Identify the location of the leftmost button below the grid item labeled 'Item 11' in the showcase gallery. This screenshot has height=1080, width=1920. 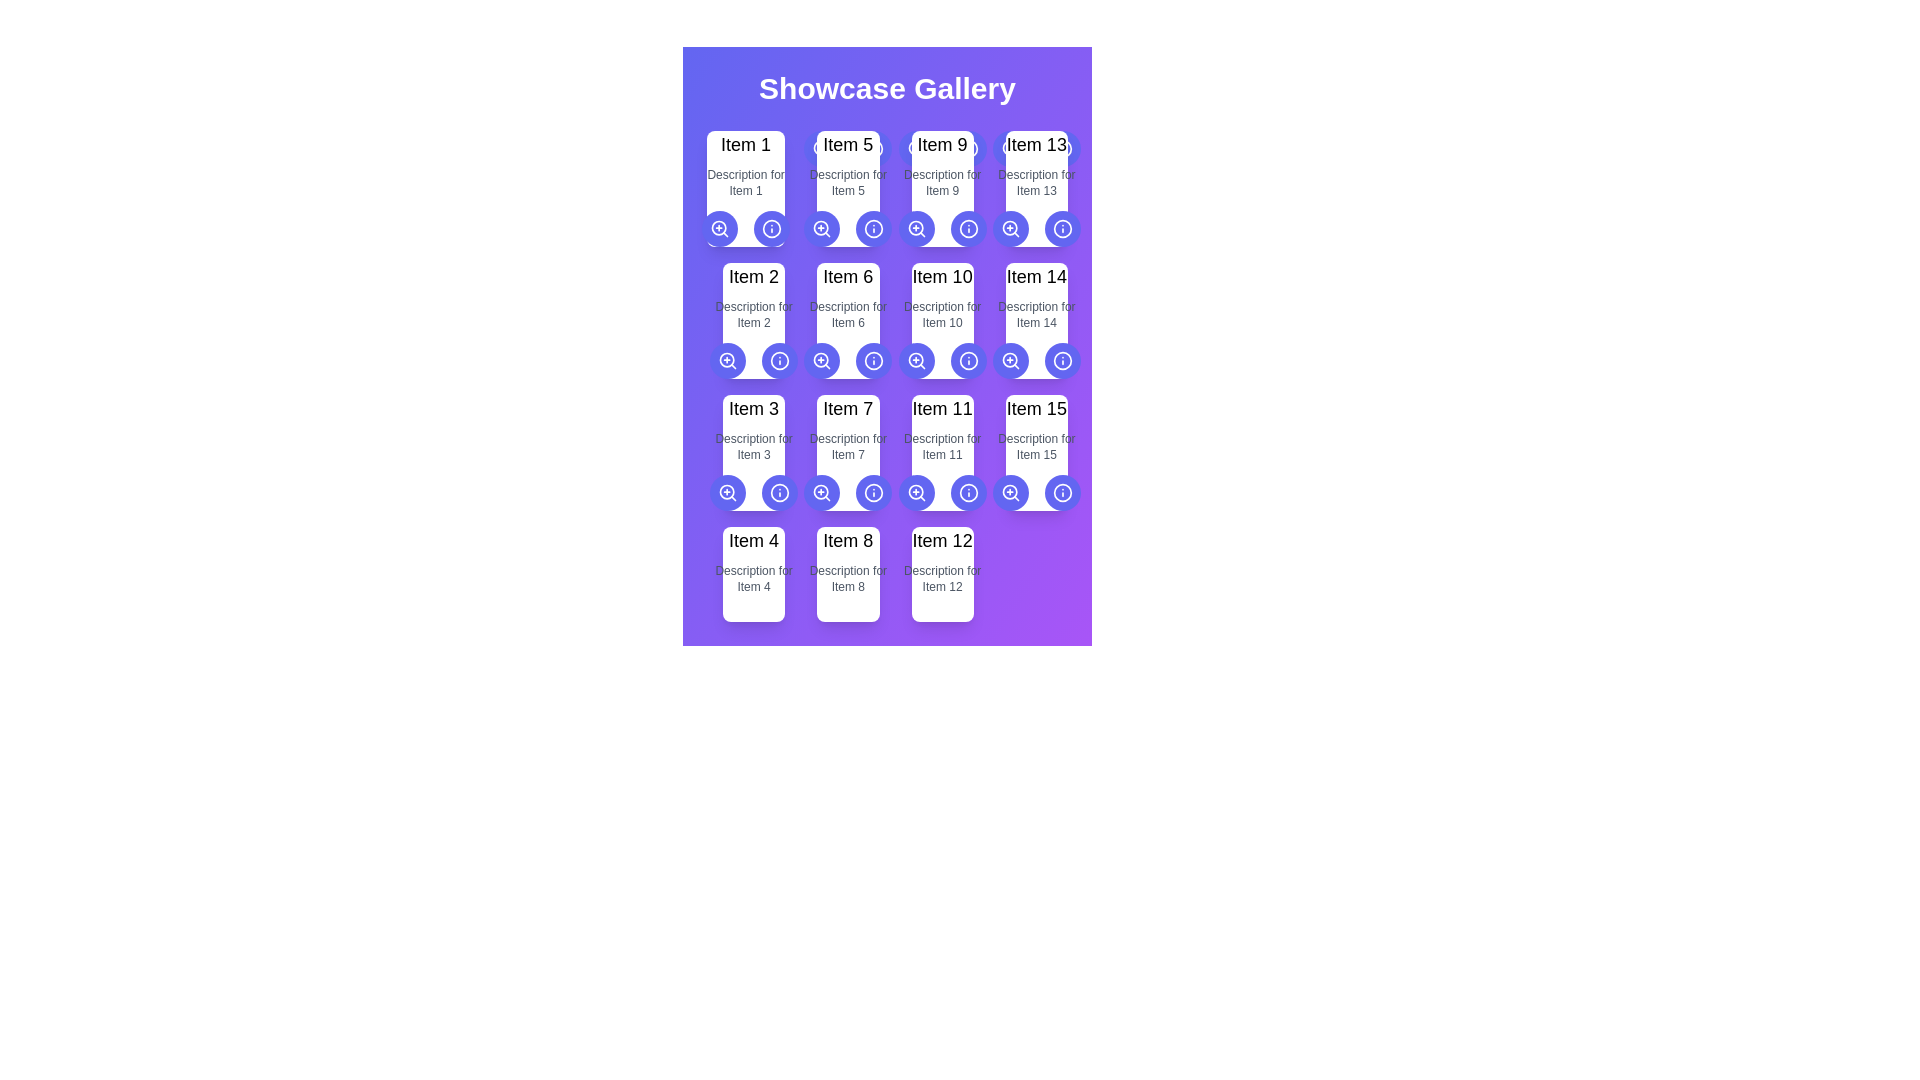
(915, 493).